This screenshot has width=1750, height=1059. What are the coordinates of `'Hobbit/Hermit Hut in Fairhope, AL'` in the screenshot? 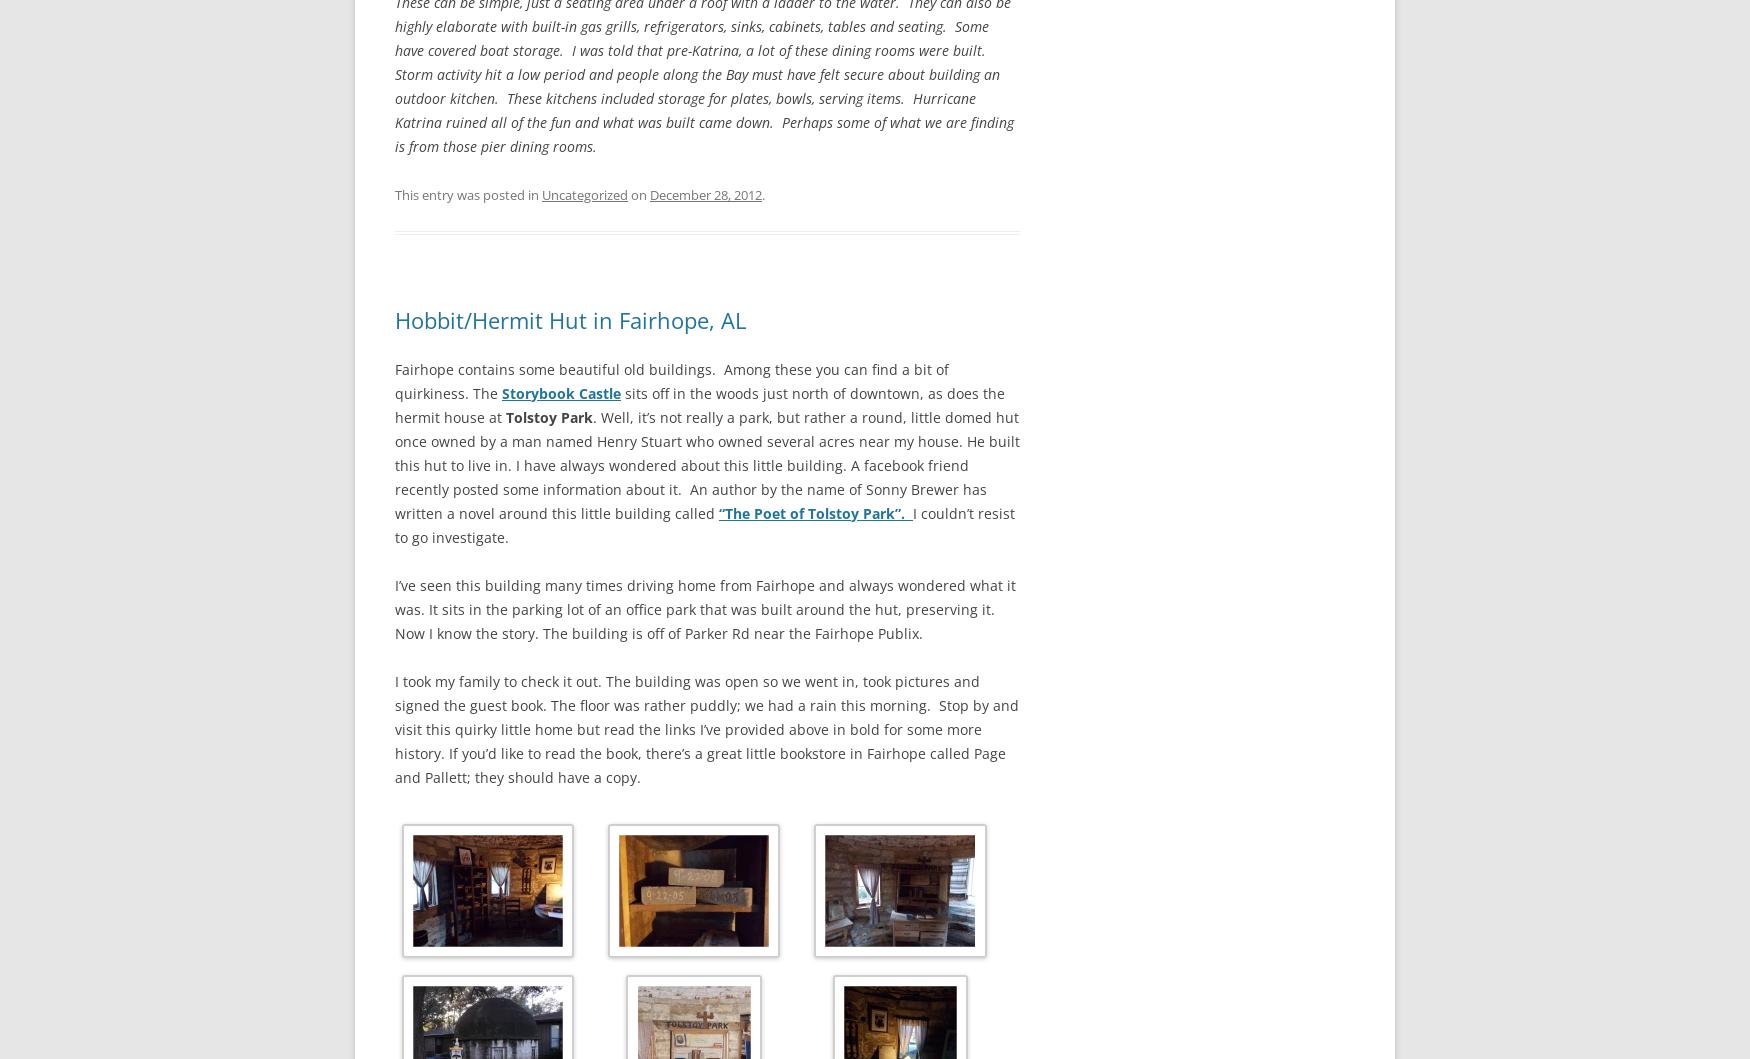 It's located at (570, 319).